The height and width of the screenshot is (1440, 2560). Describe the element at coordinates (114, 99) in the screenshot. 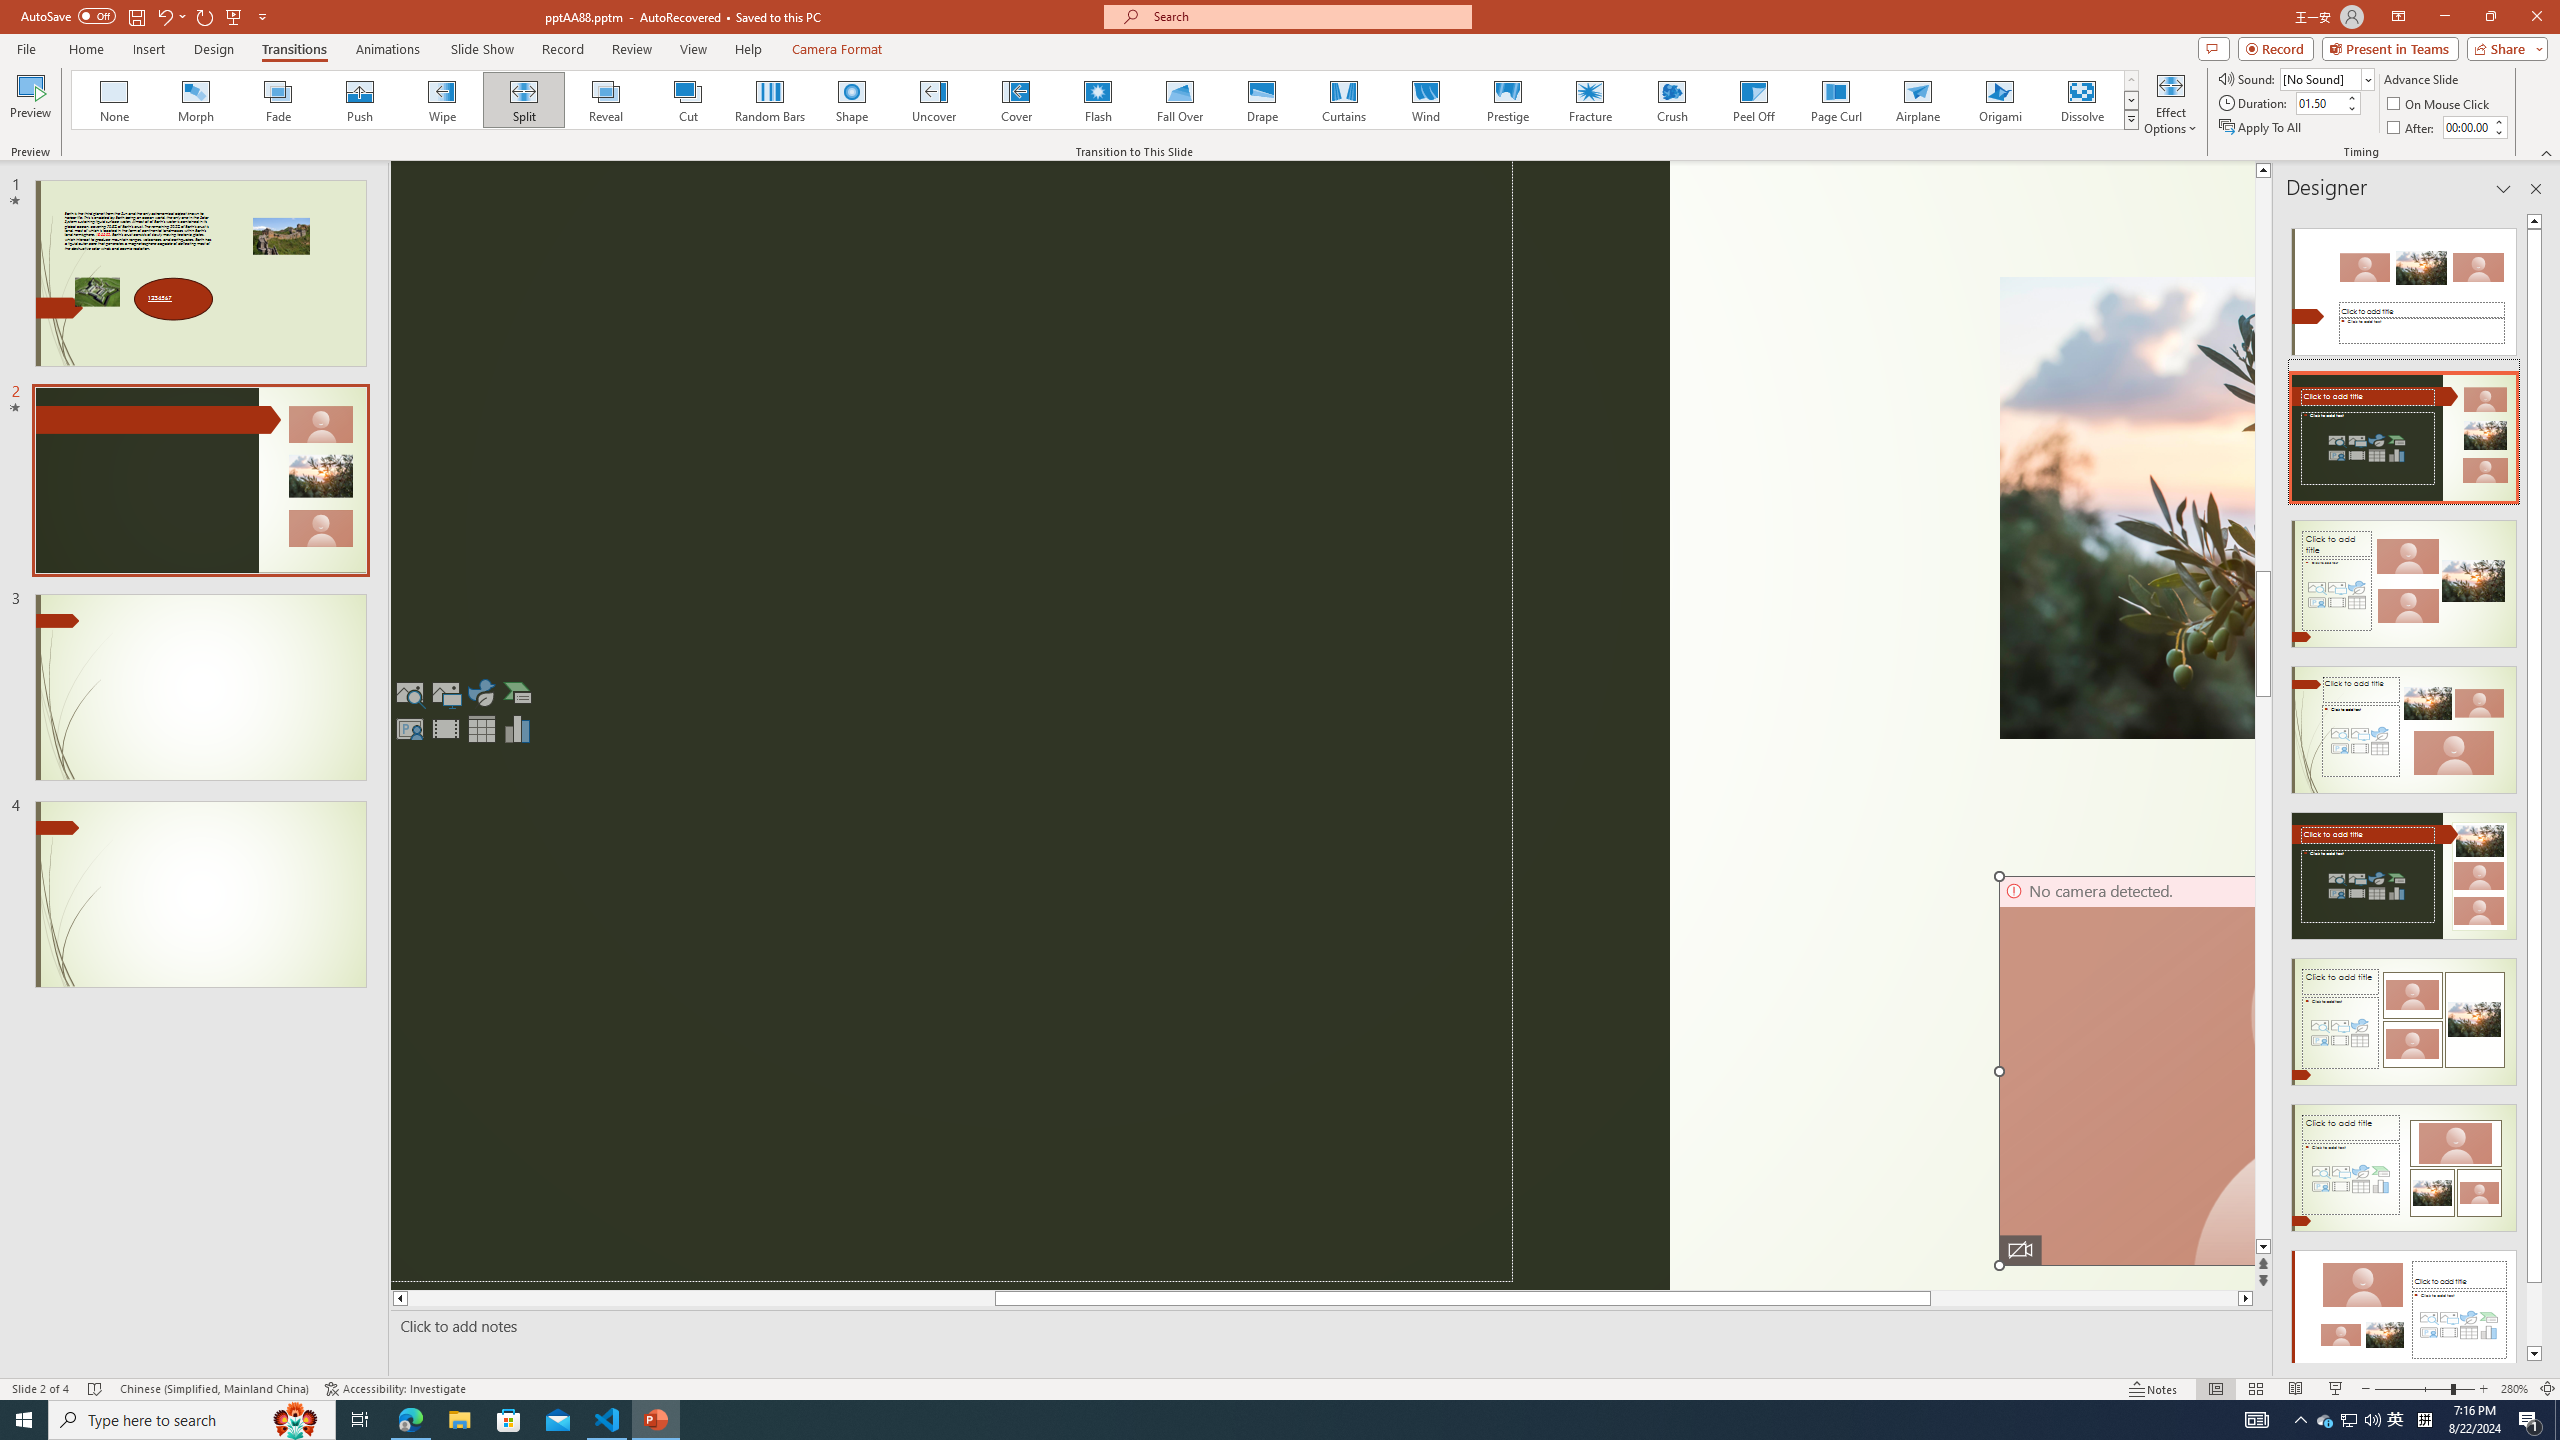

I see `'None'` at that location.